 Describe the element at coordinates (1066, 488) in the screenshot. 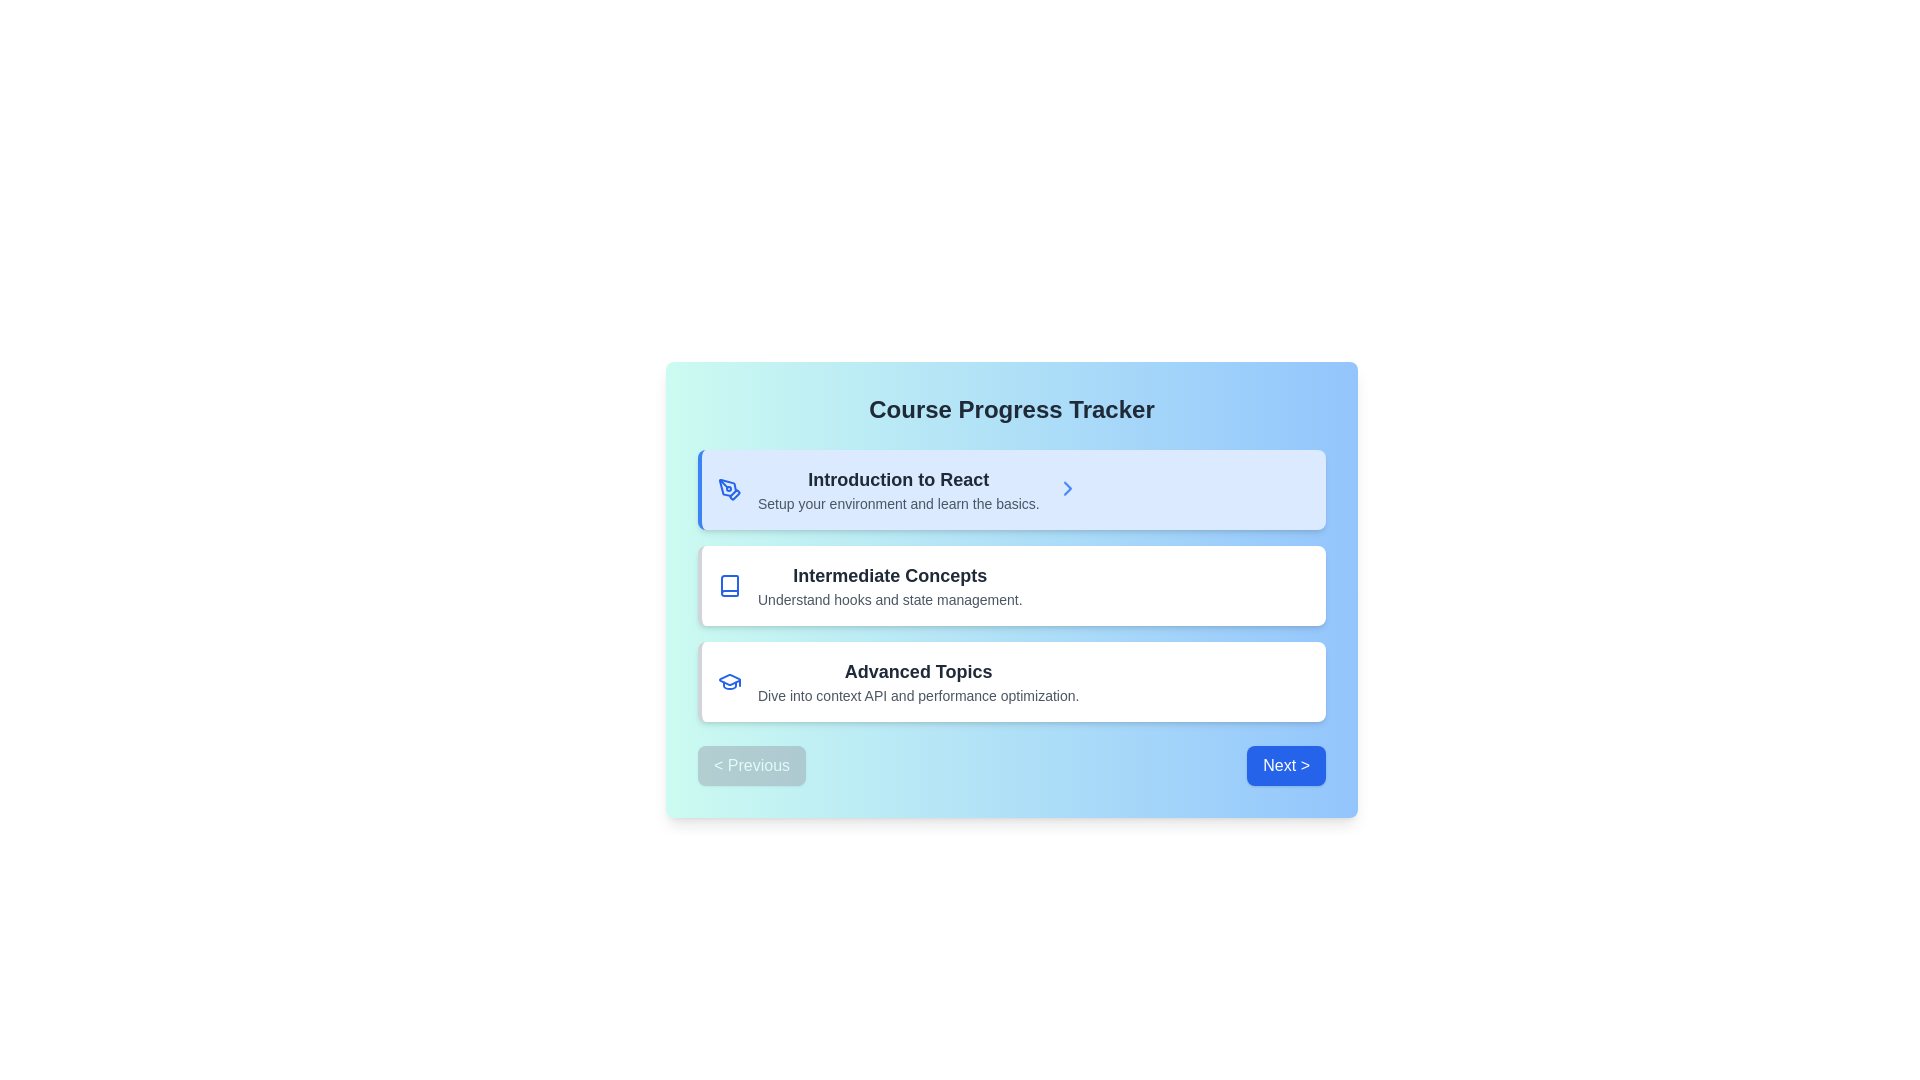

I see `the right-pointing chevron icon aligned with the 'Introduction to React' entry` at that location.